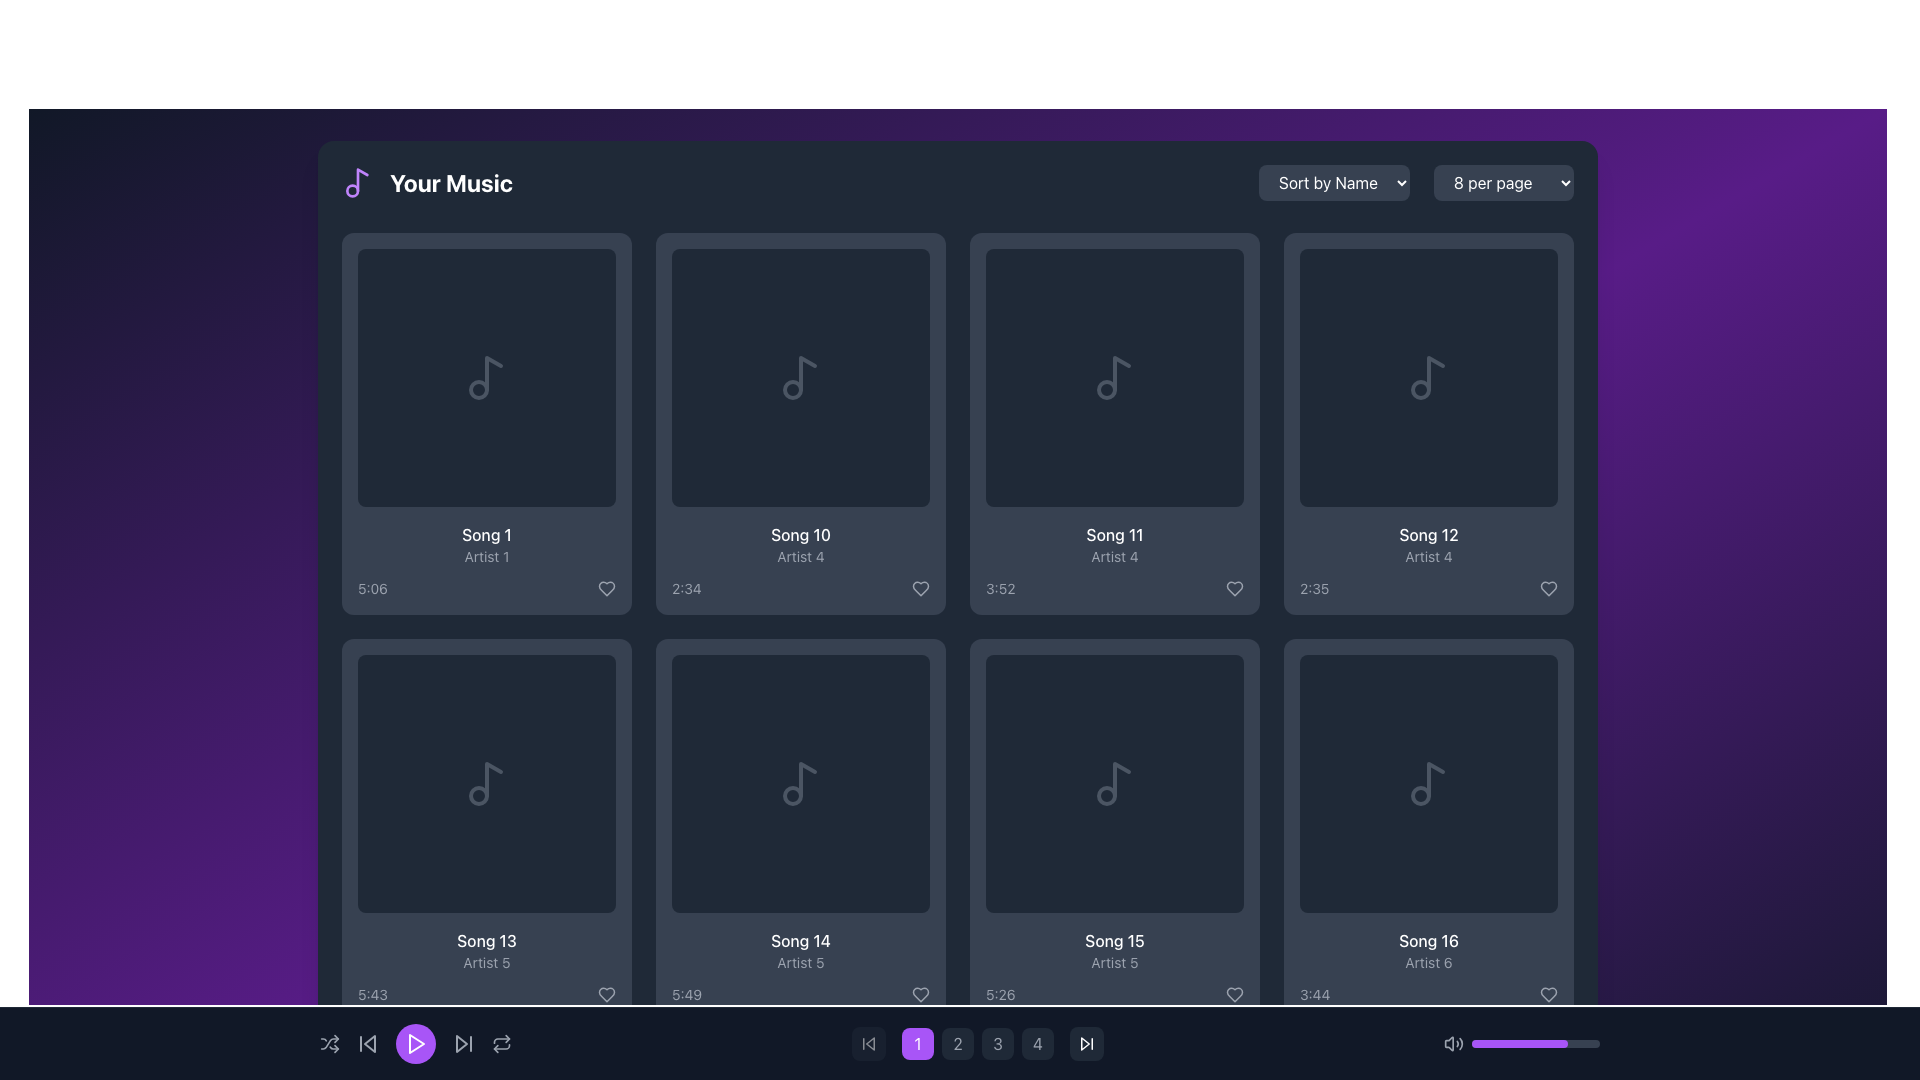  I want to click on the Text Label indicating the artist of 'Song 16', located below the title and above the duration, so click(1428, 962).